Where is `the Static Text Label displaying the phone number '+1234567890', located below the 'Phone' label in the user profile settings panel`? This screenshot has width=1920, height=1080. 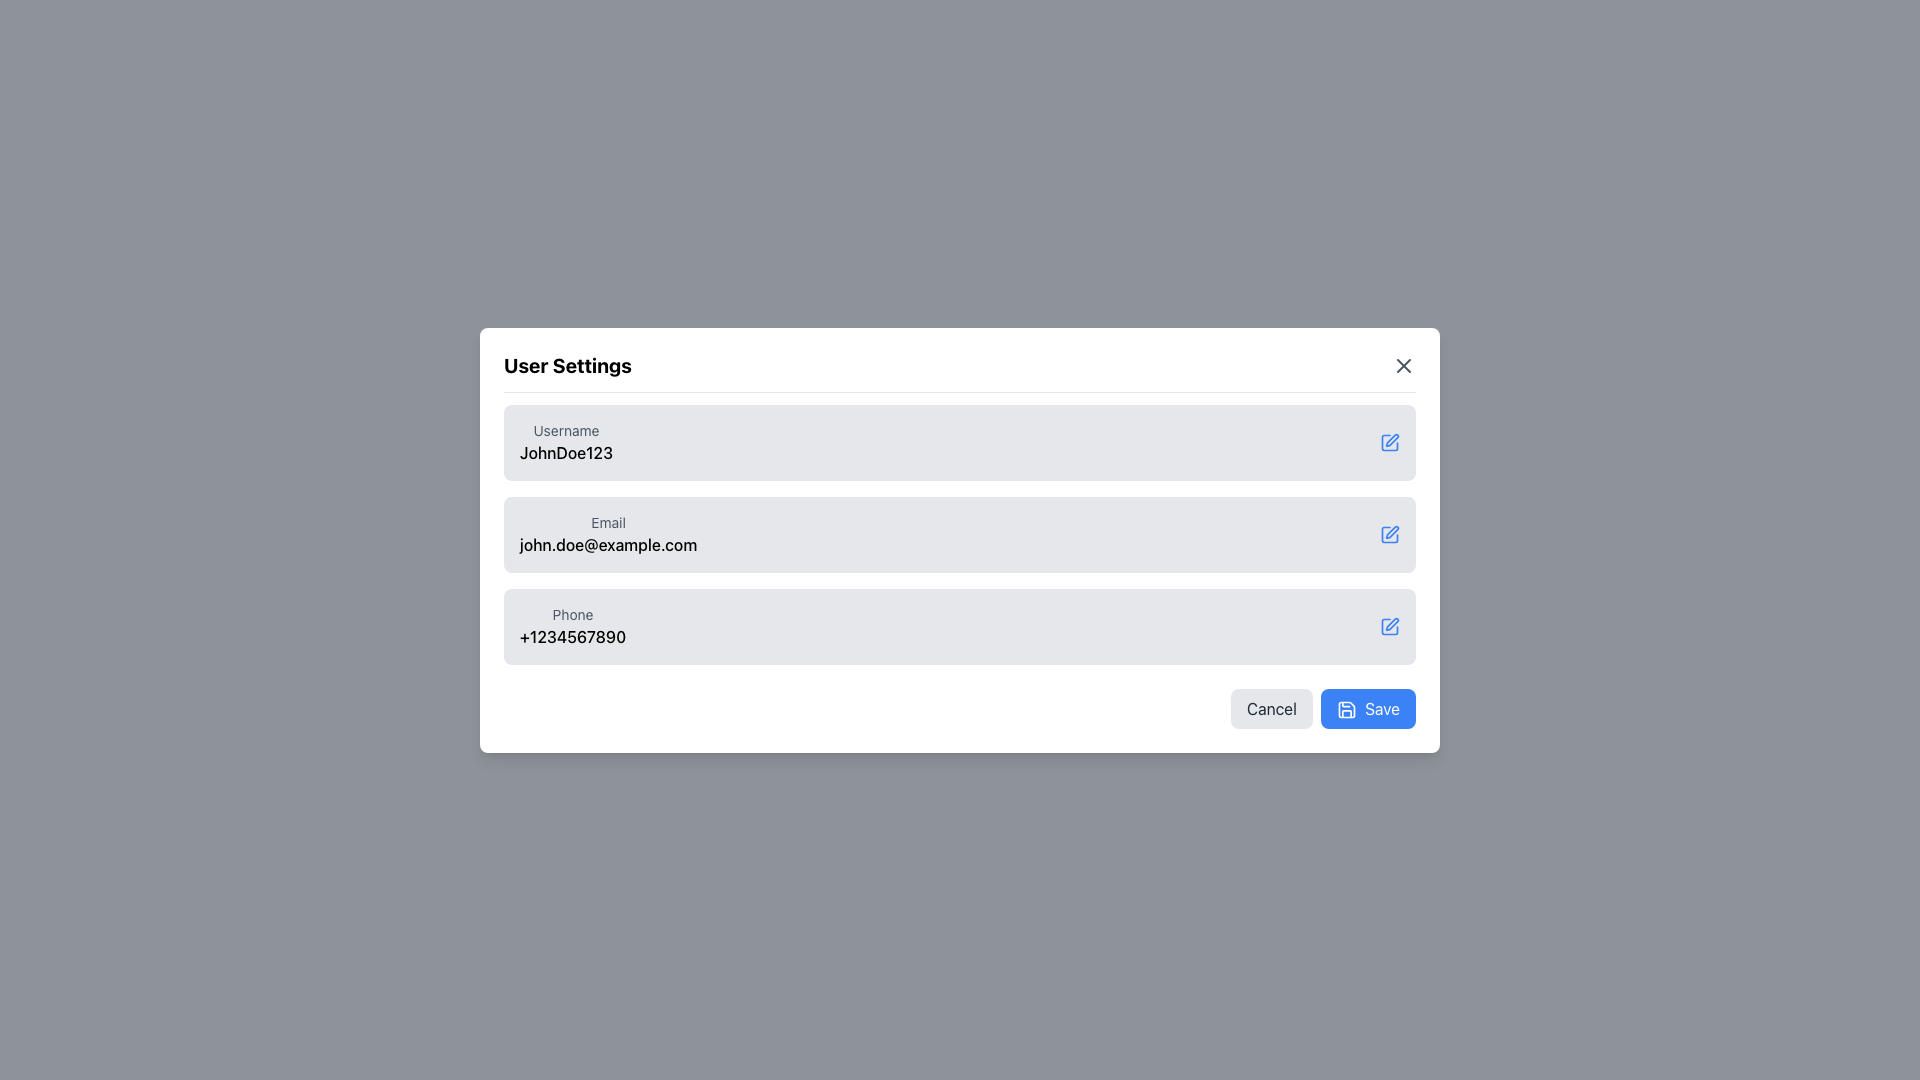 the Static Text Label displaying the phone number '+1234567890', located below the 'Phone' label in the user profile settings panel is located at coordinates (572, 636).